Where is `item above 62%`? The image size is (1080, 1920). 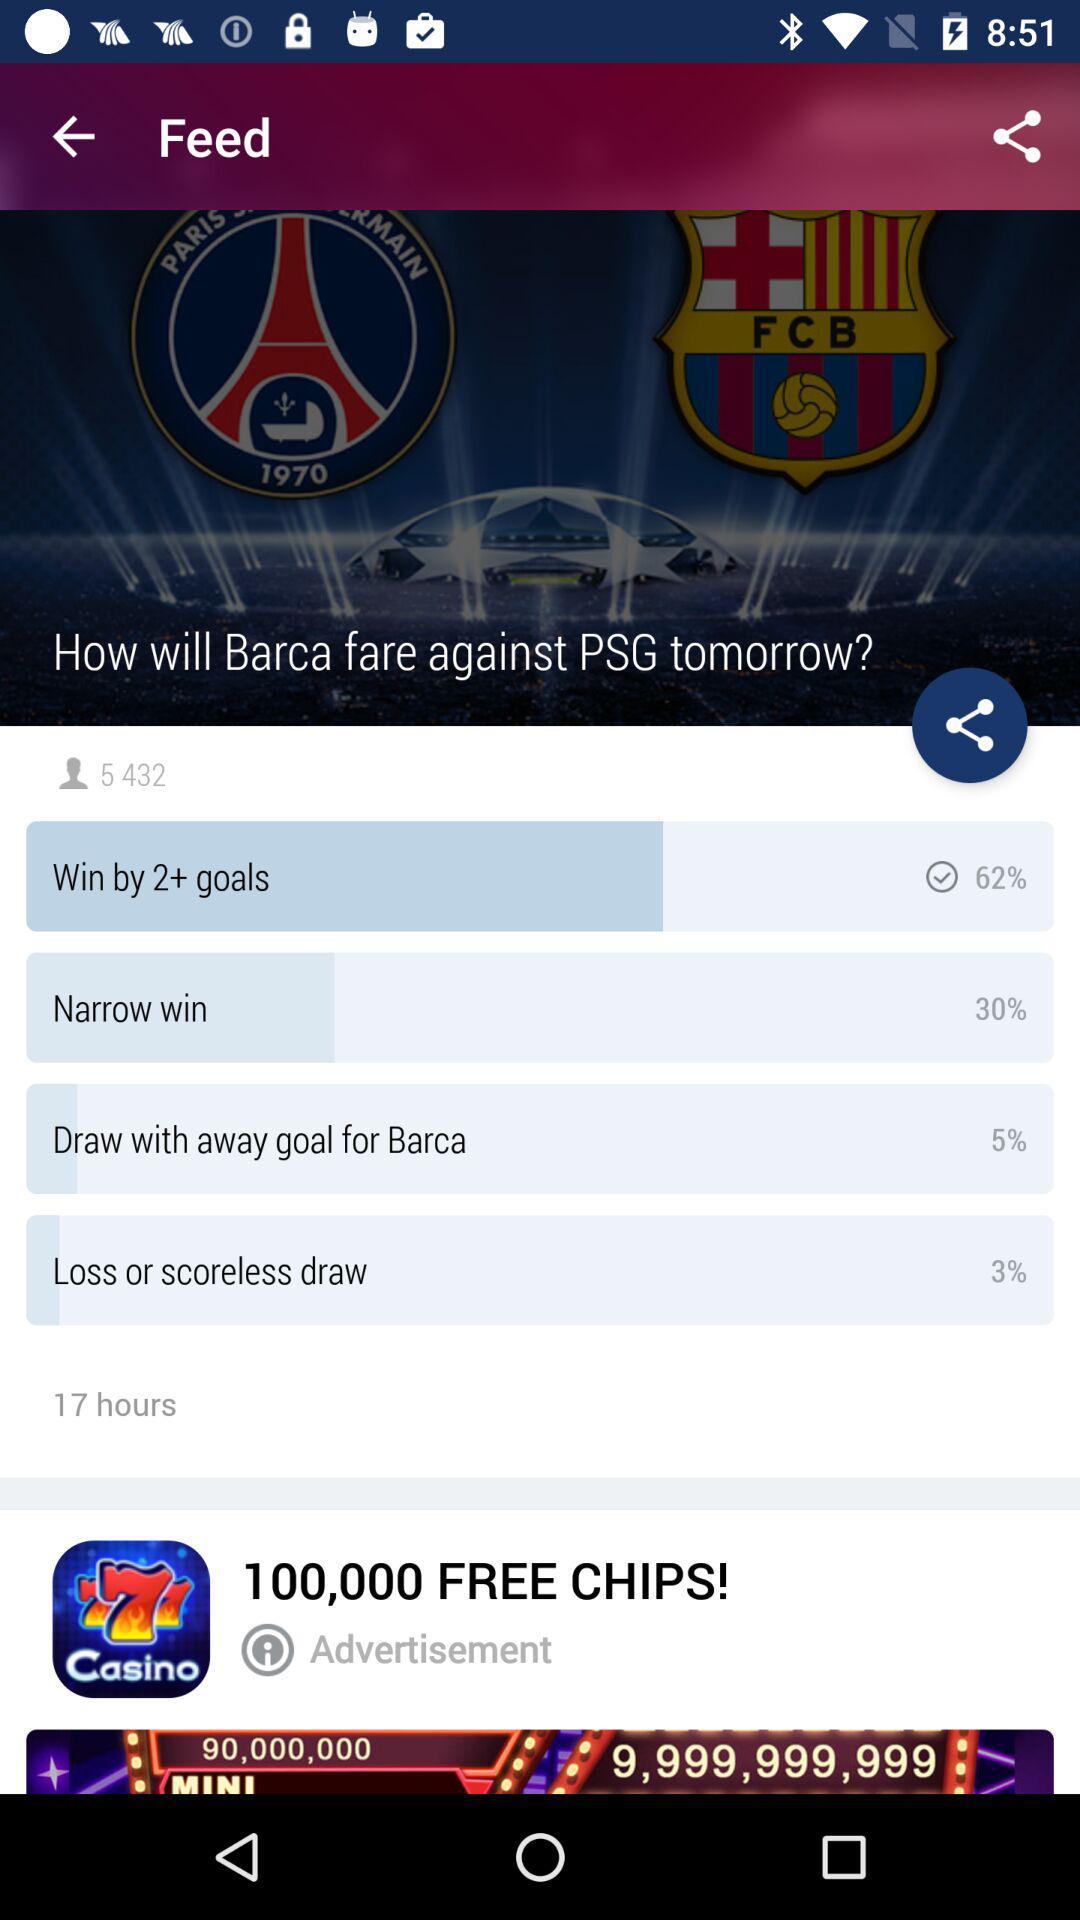
item above 62% is located at coordinates (968, 724).